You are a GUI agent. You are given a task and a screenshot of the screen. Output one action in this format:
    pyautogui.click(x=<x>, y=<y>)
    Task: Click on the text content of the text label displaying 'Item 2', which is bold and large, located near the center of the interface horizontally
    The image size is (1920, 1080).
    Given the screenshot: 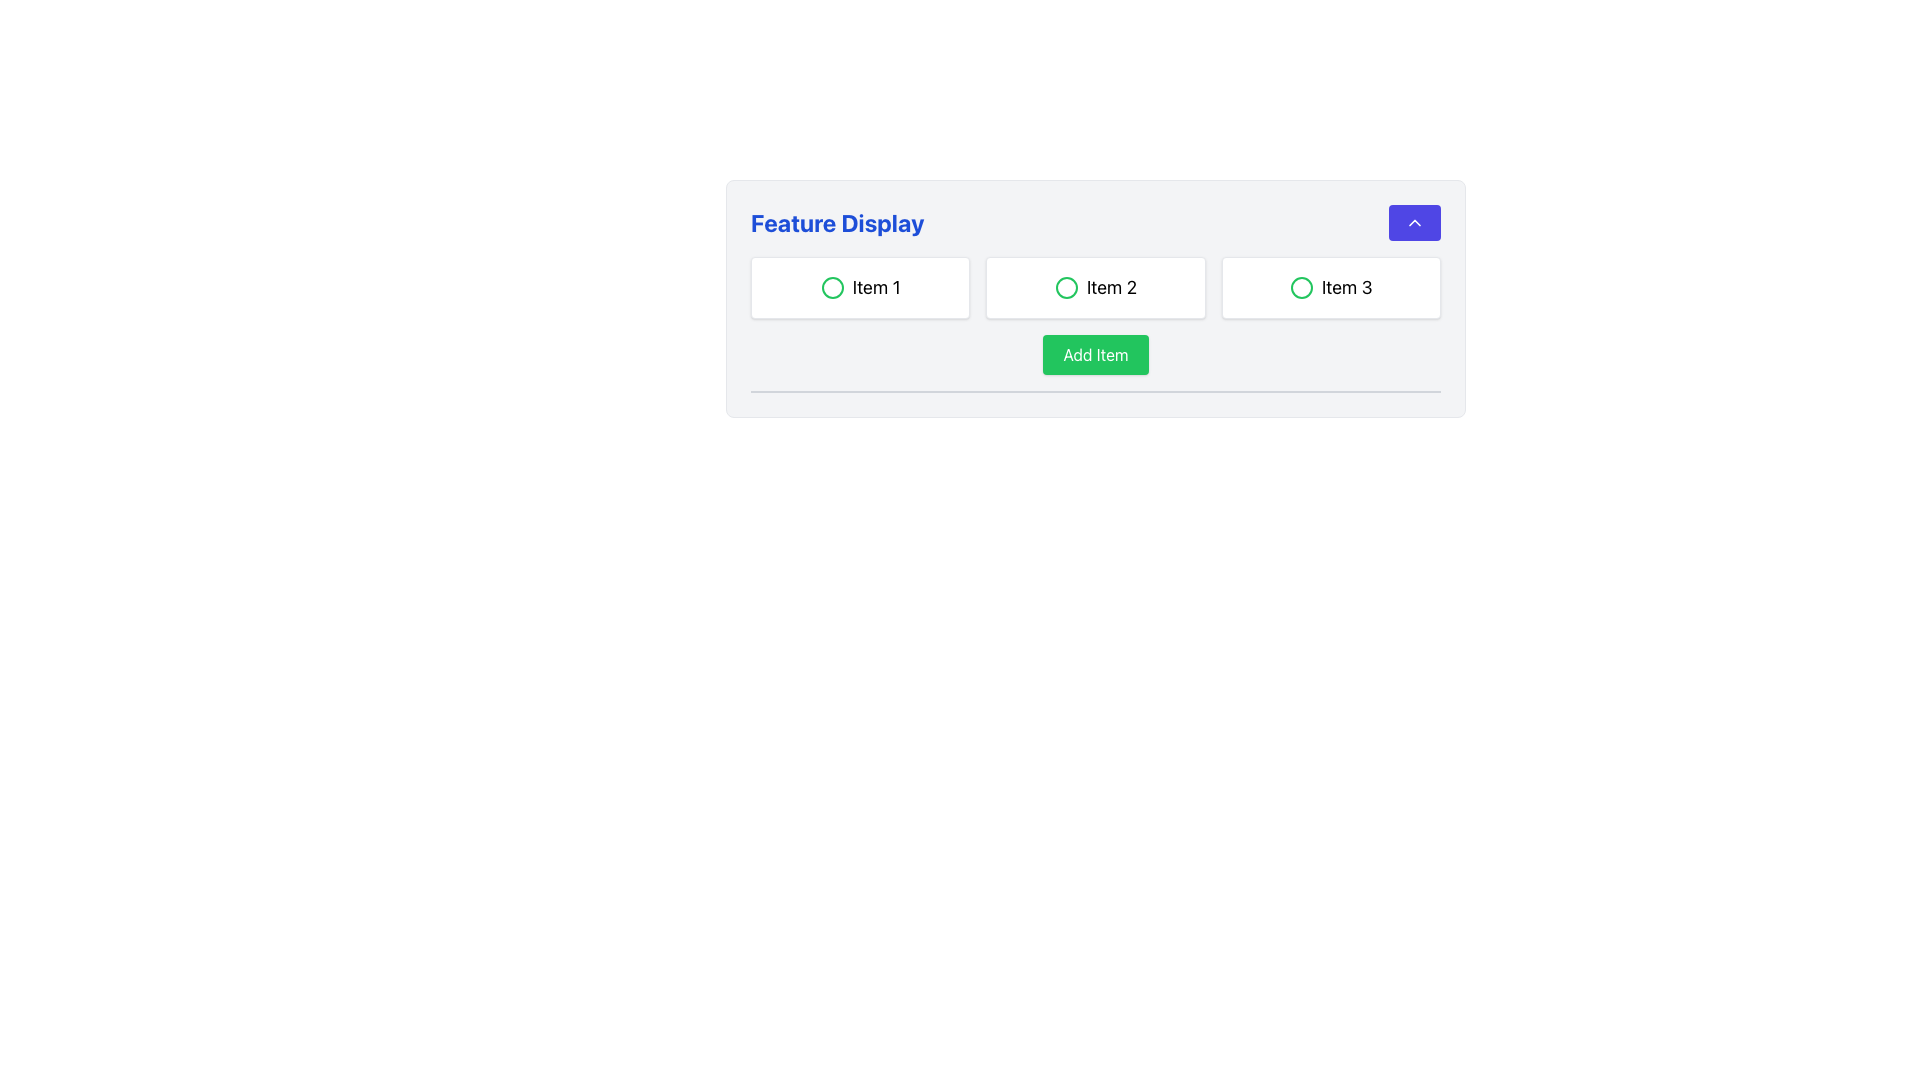 What is the action you would take?
    pyautogui.click(x=1111, y=288)
    